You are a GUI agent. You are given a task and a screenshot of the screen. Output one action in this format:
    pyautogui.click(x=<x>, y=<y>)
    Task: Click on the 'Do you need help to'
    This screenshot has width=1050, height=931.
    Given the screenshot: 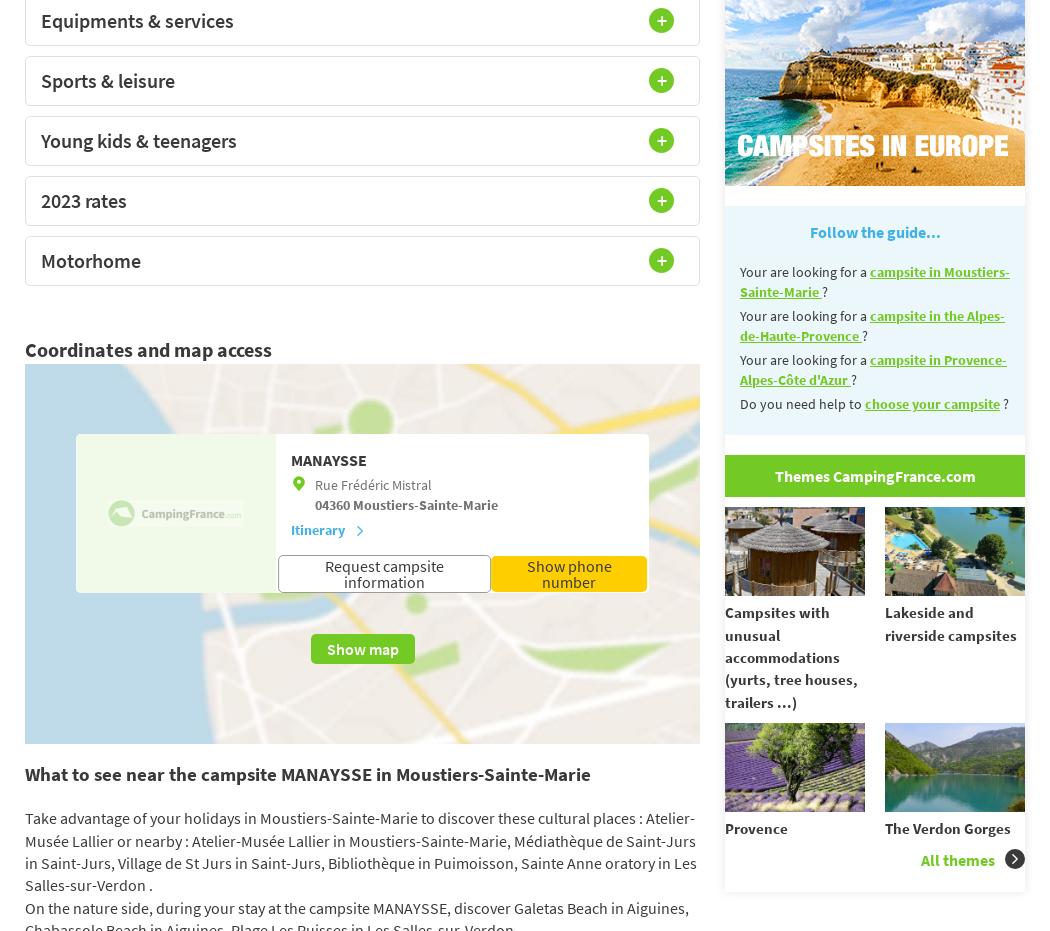 What is the action you would take?
    pyautogui.click(x=801, y=402)
    